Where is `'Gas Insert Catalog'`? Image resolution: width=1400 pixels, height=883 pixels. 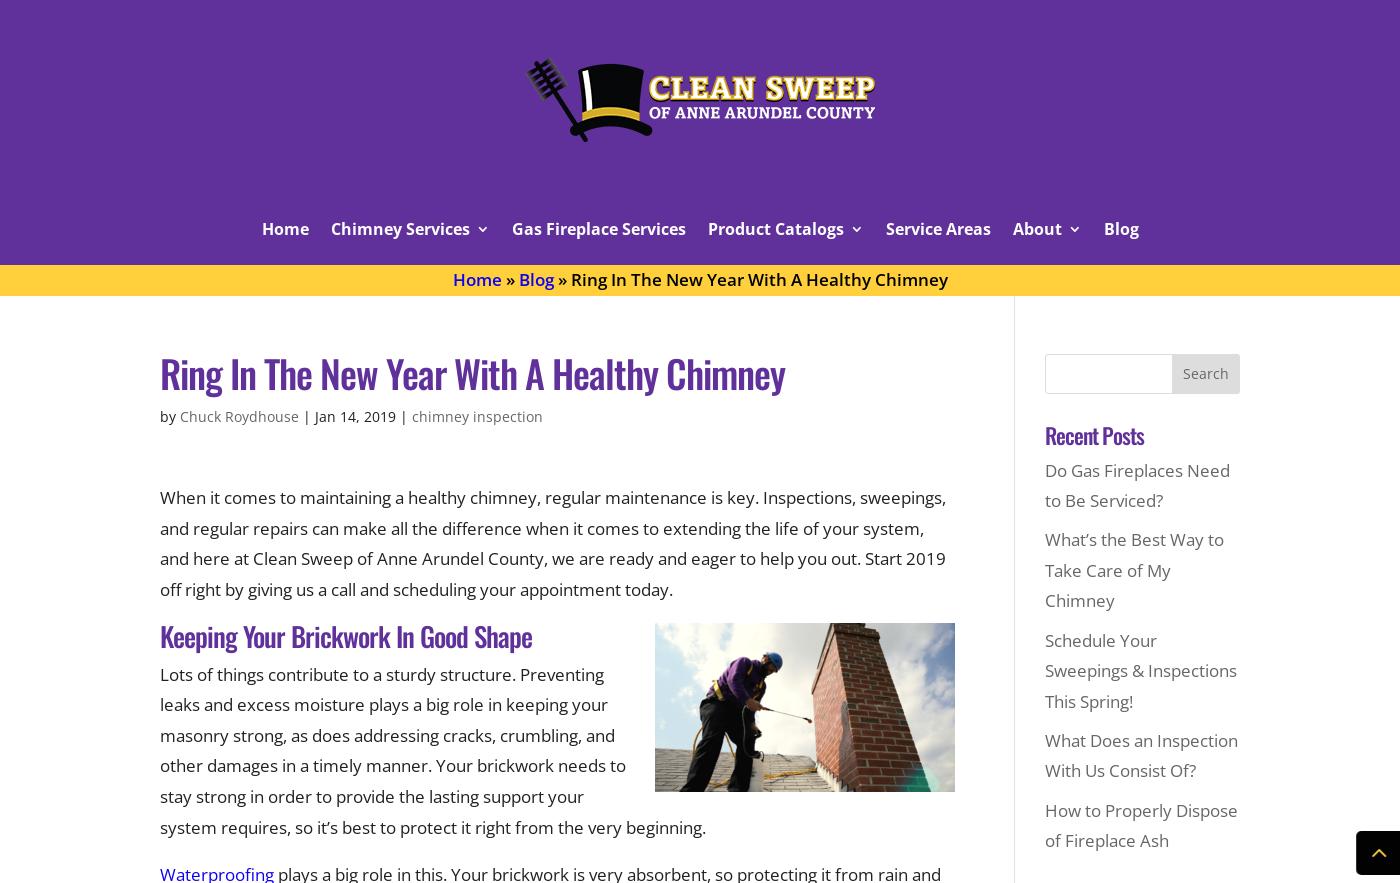 'Gas Insert Catalog' is located at coordinates (766, 318).